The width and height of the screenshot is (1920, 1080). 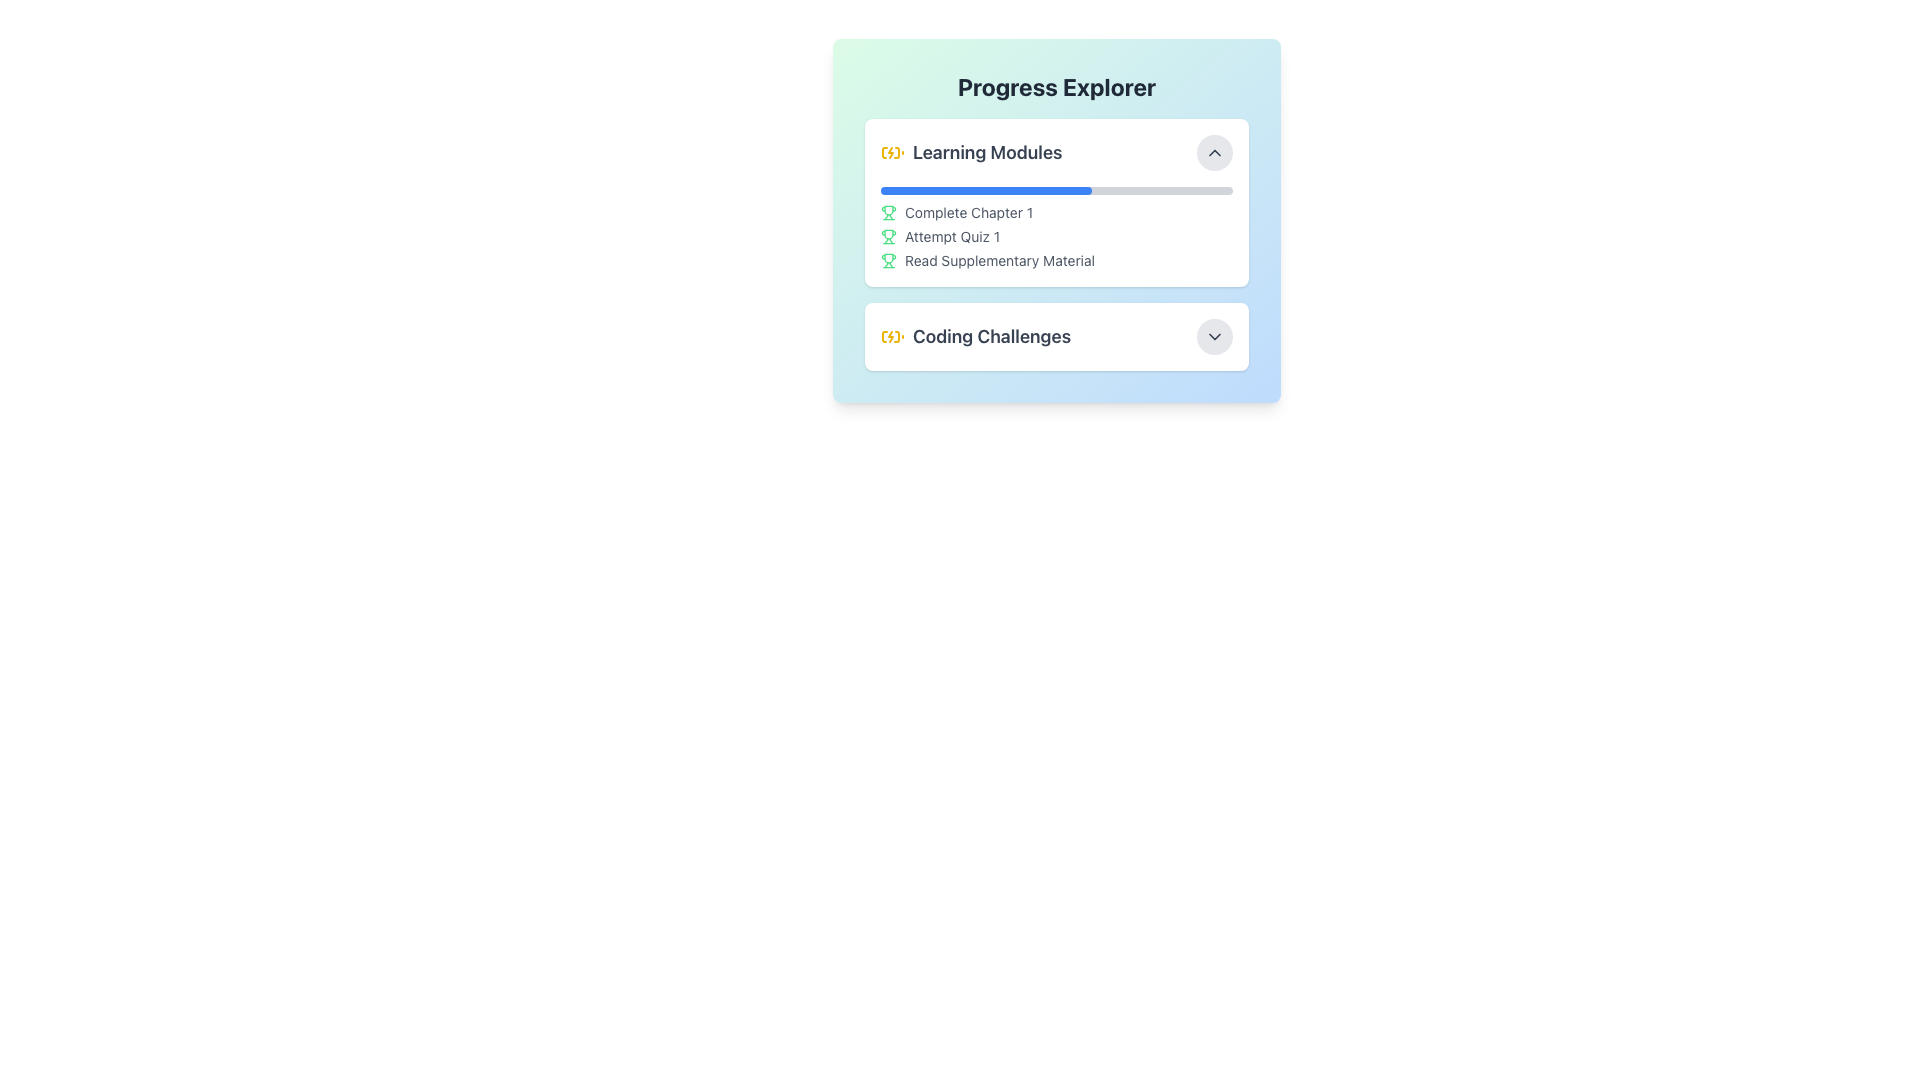 I want to click on the icon located to the left of the text 'Attempt Quiz 1' in the 'Learning Modules' section of the 'Progress Explorer' interface for additional information, so click(x=887, y=235).